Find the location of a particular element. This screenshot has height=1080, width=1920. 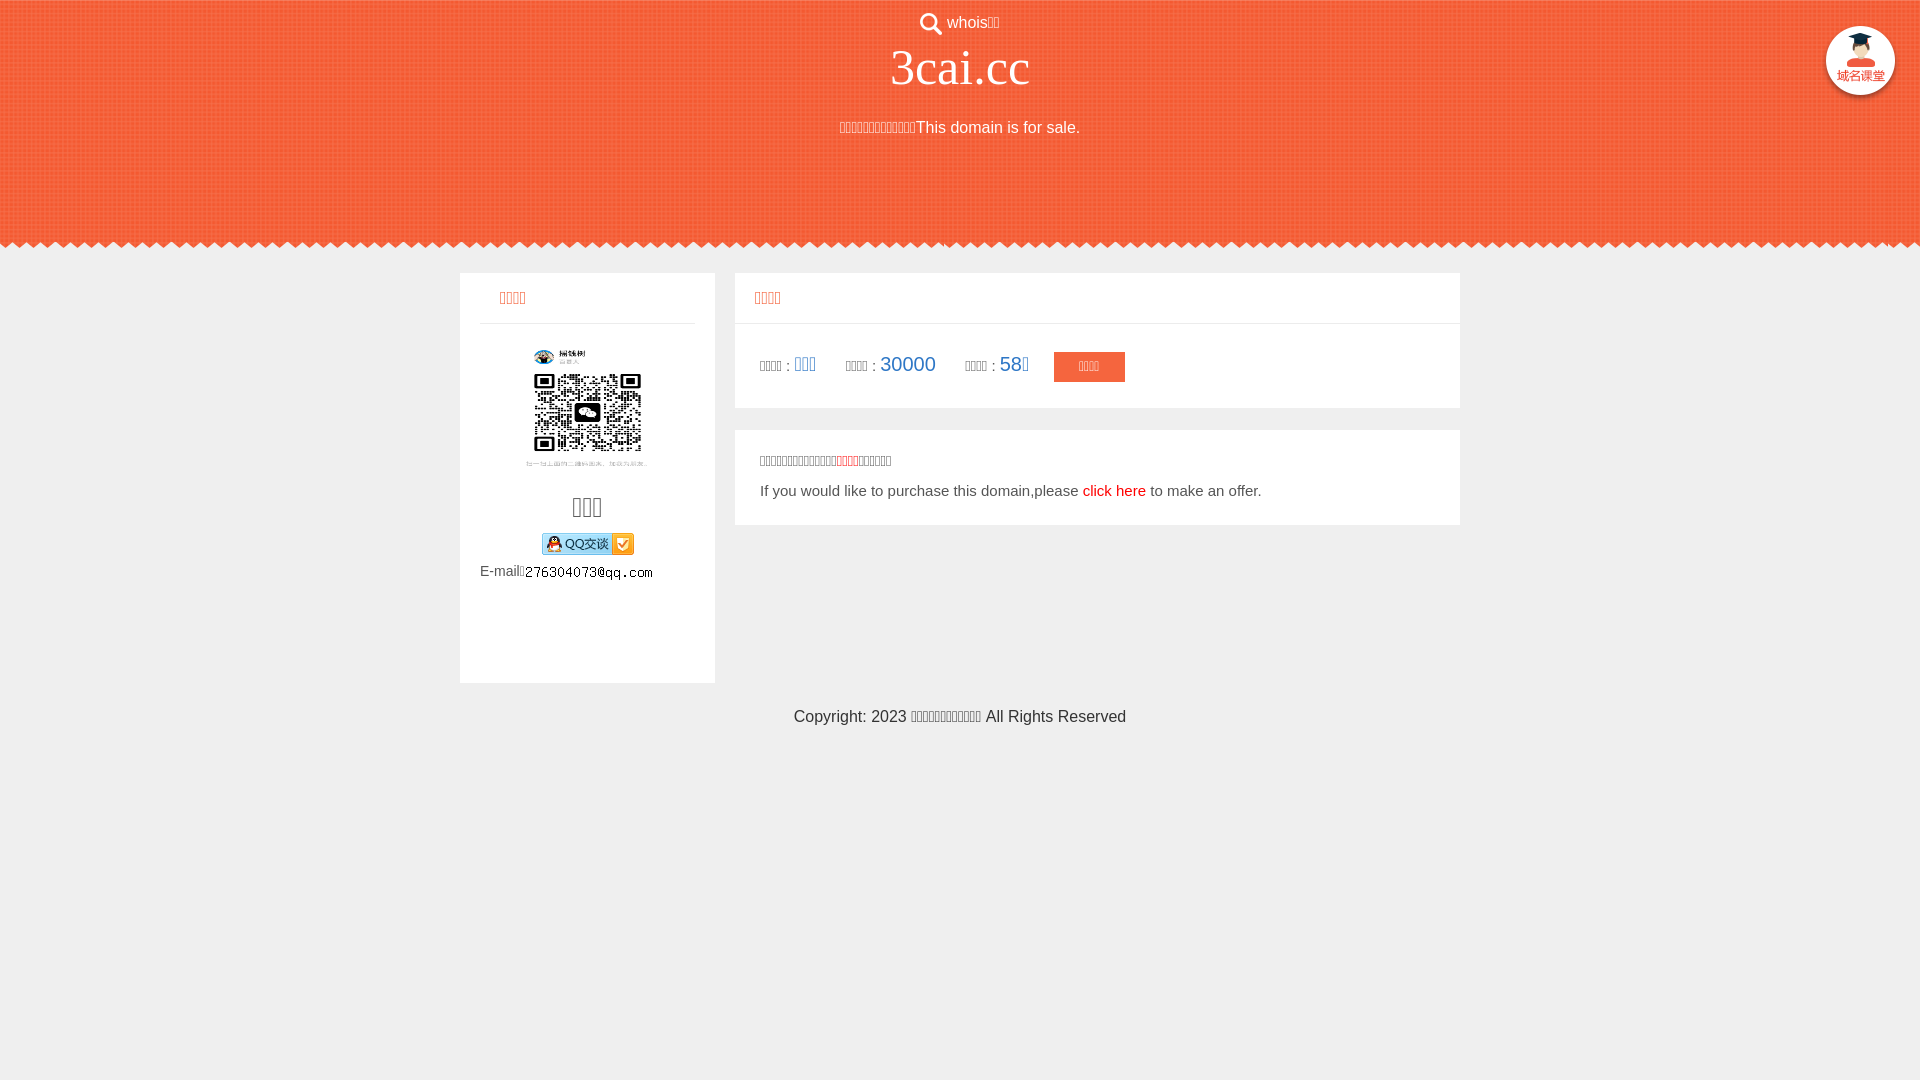

' ' is located at coordinates (1859, 62).